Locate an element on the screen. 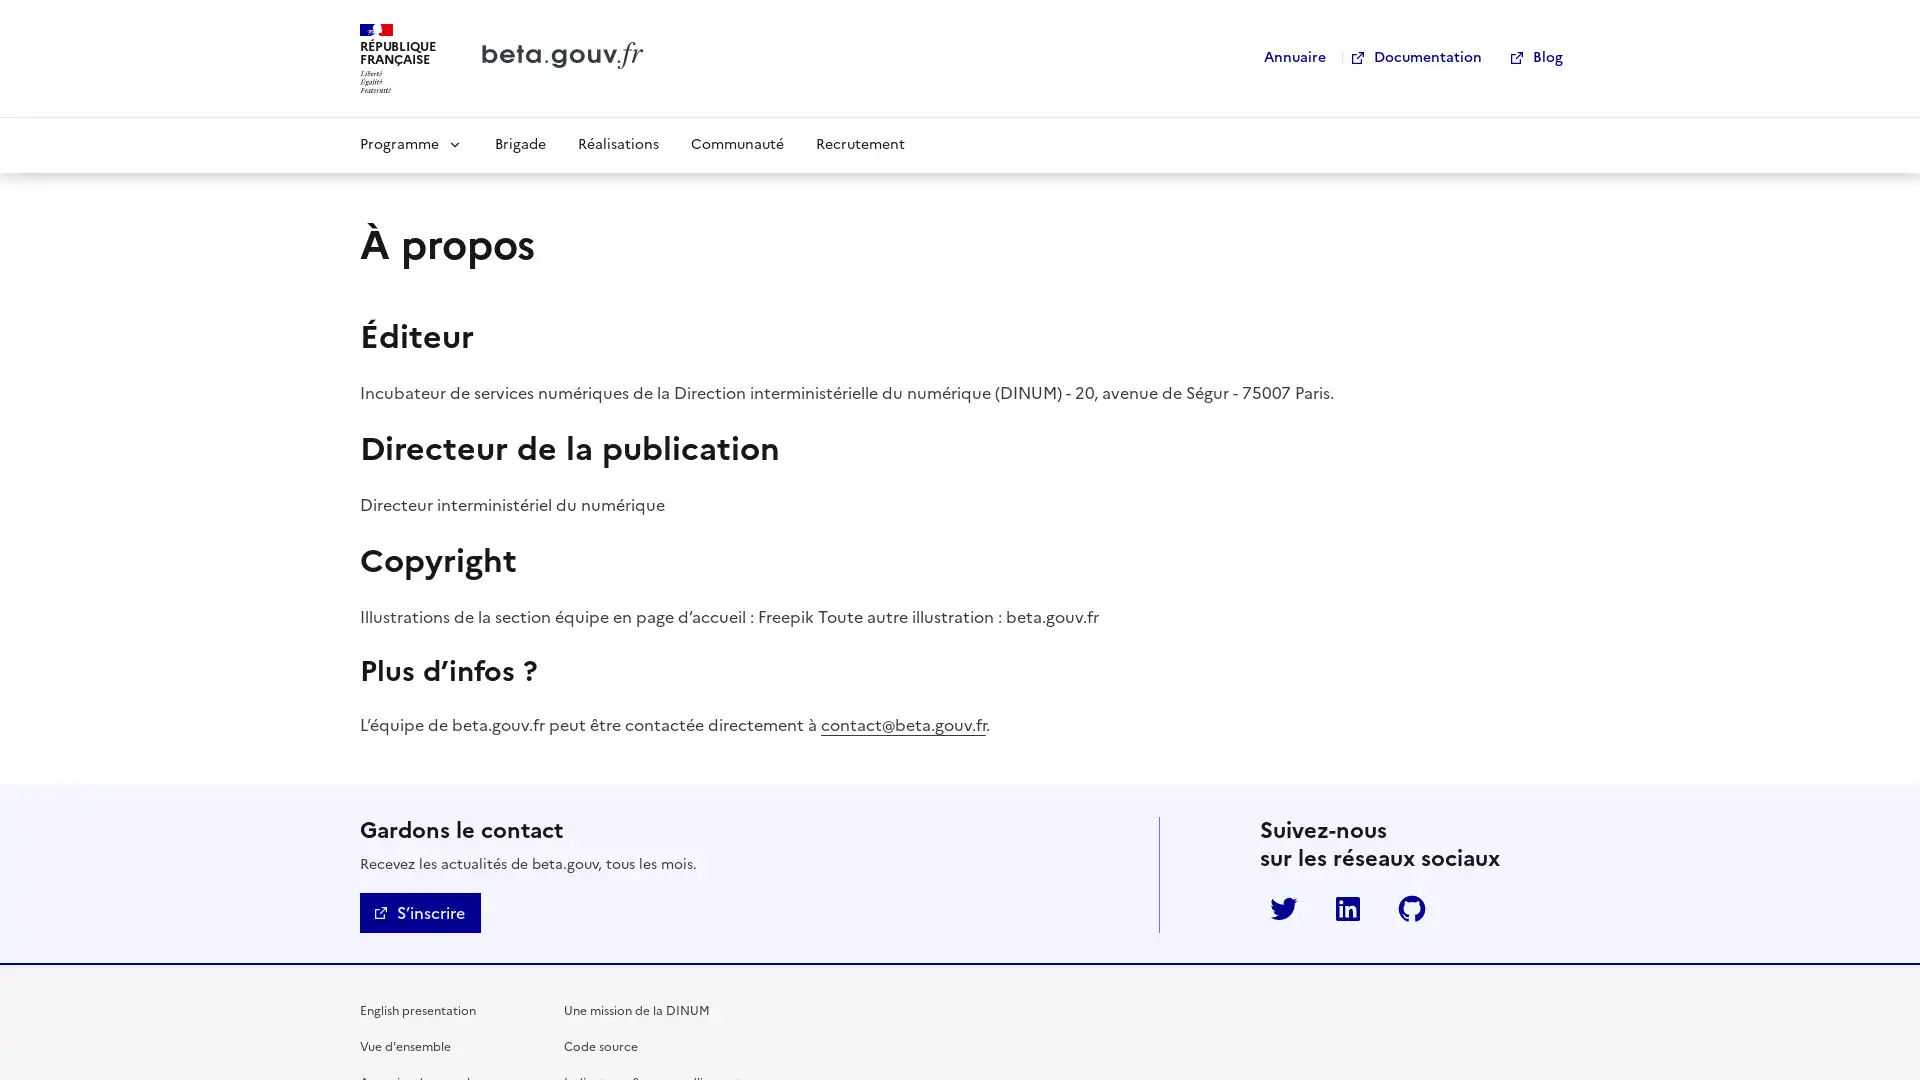 The image size is (1920, 1080). Sinscrire is located at coordinates (419, 911).